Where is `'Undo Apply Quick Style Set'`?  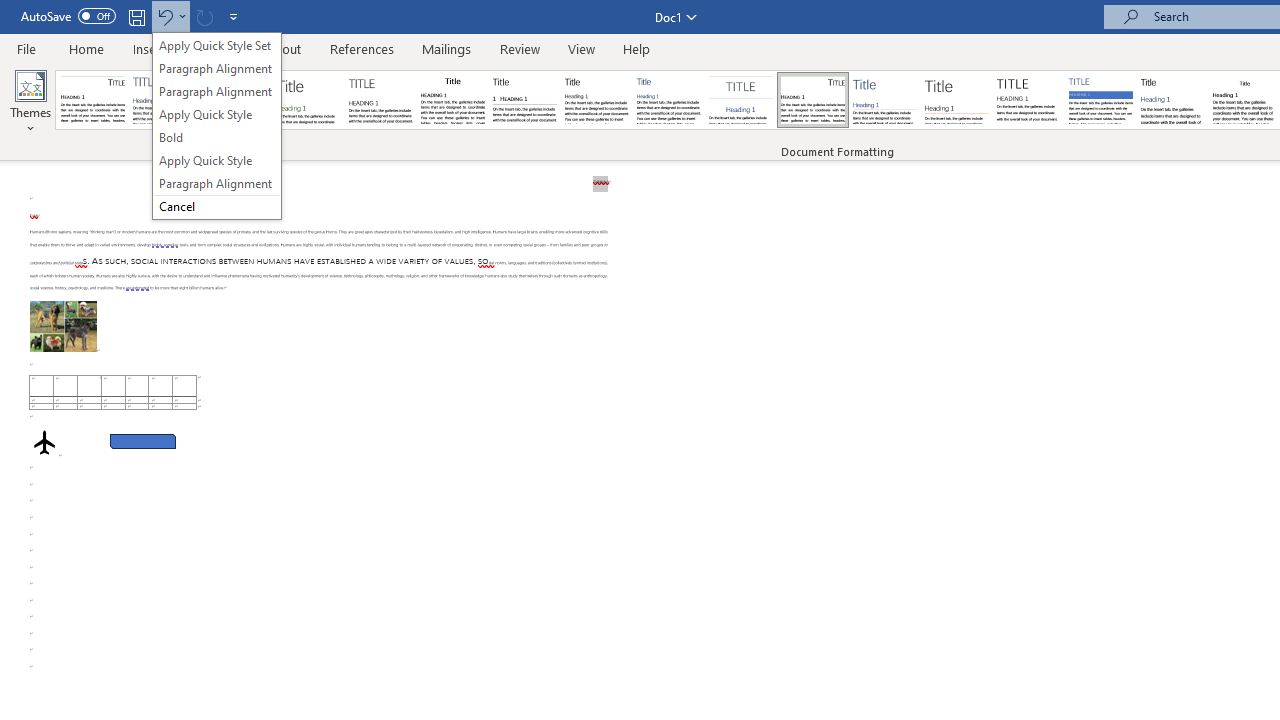
'Undo Apply Quick Style Set' is located at coordinates (164, 16).